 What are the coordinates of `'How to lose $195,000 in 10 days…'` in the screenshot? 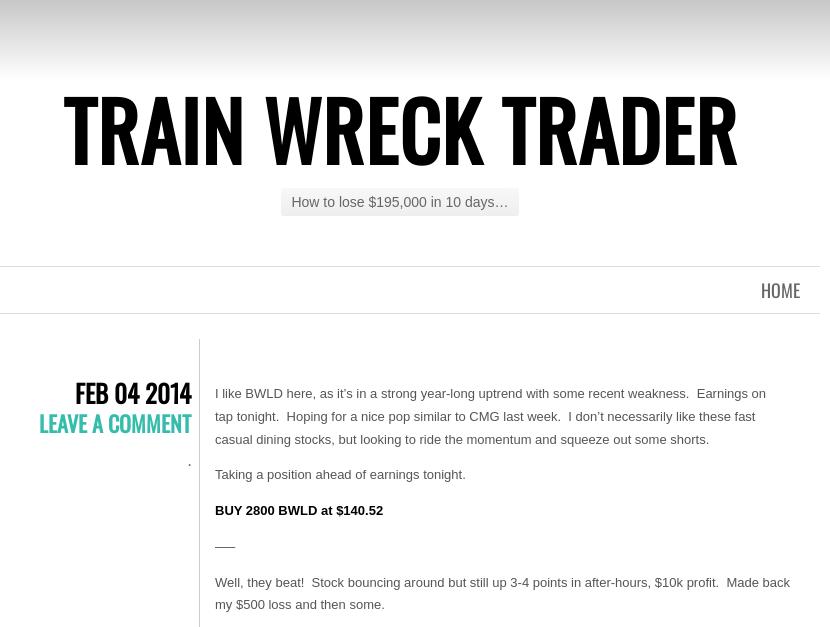 It's located at (398, 202).